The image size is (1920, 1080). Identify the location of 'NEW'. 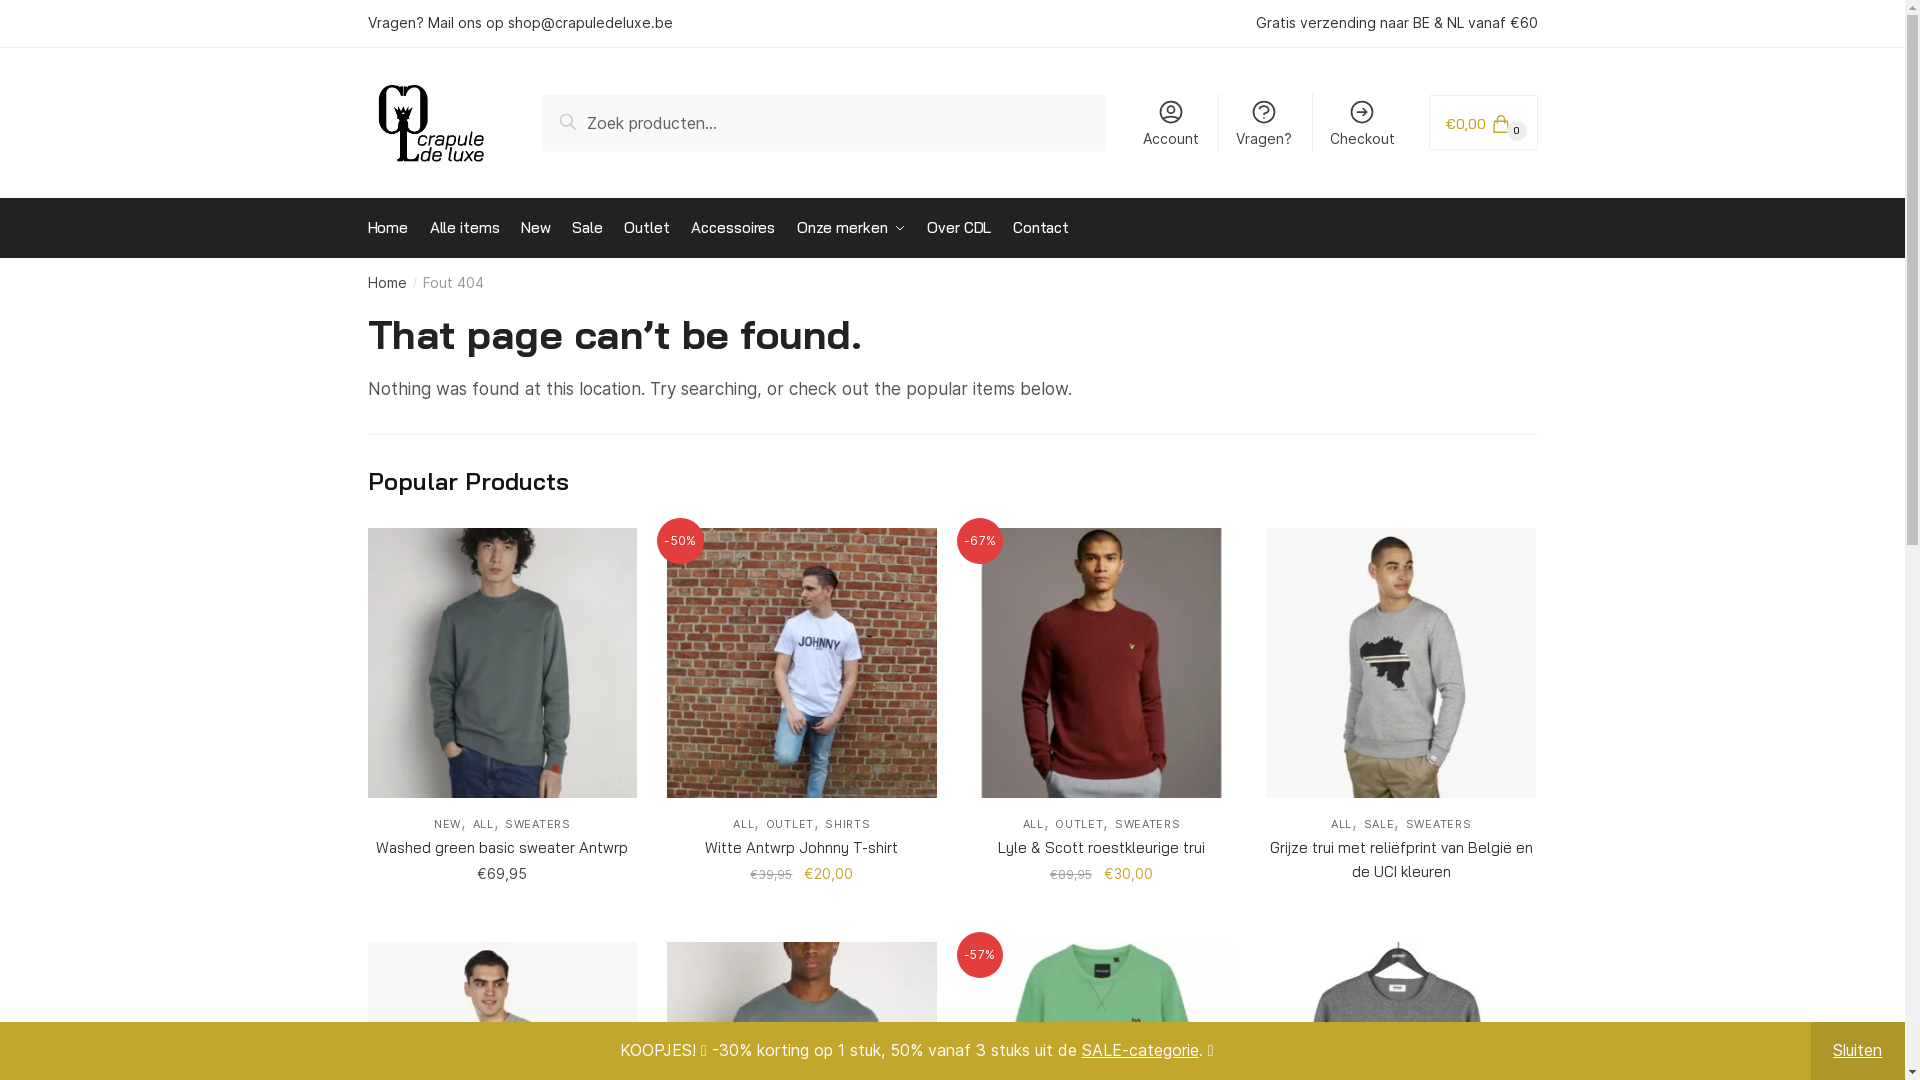
(446, 824).